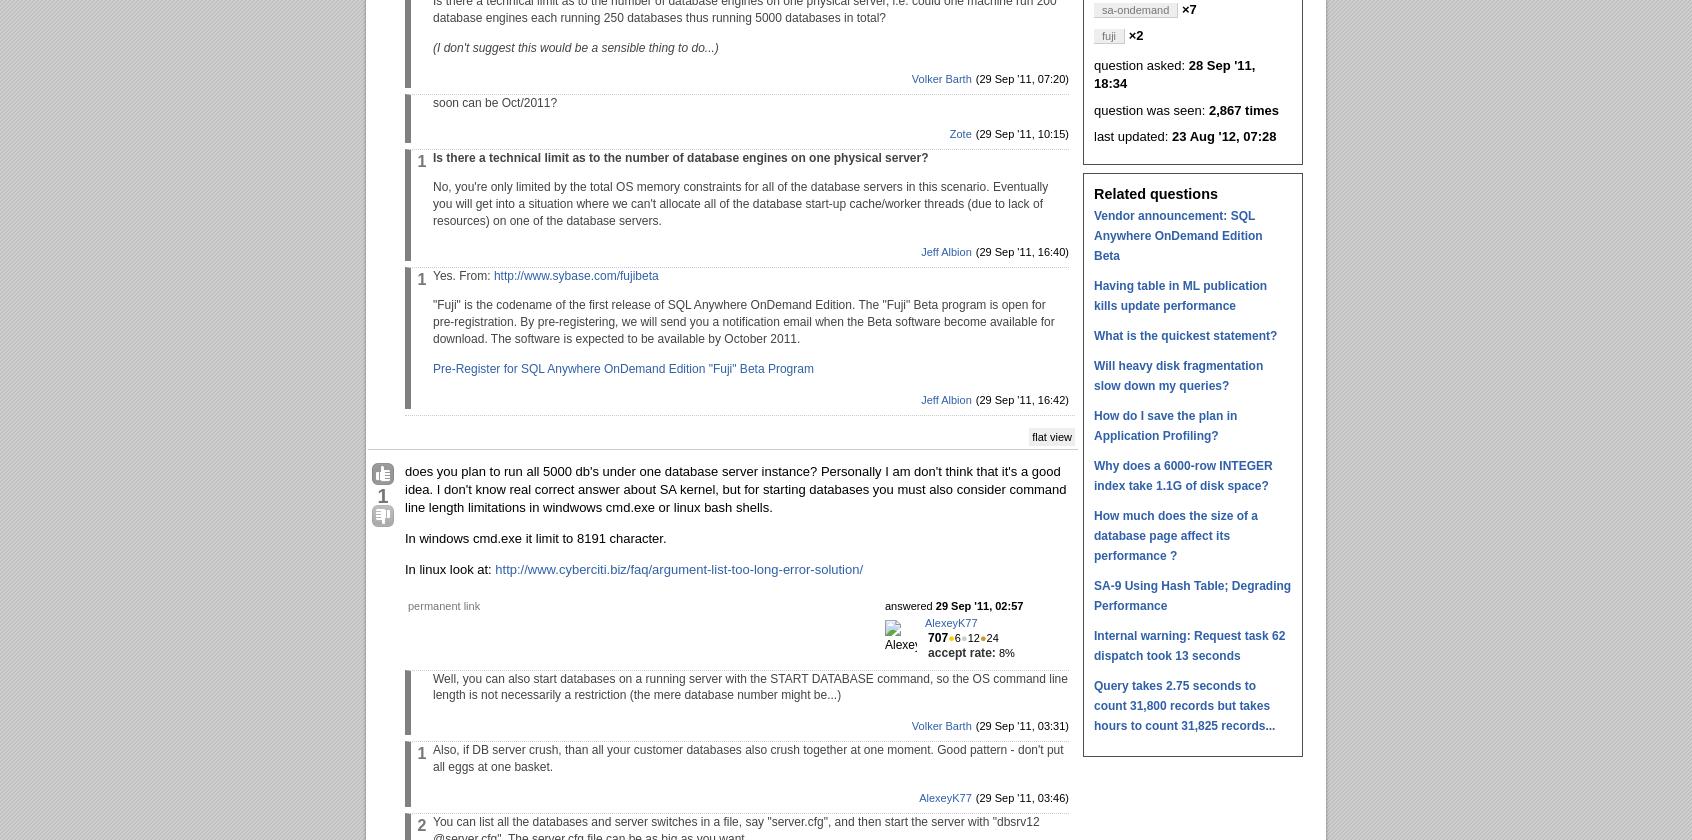 This screenshot has width=1692, height=840. I want to click on '(29 Sep '11, 07:20)', so click(1020, 78).